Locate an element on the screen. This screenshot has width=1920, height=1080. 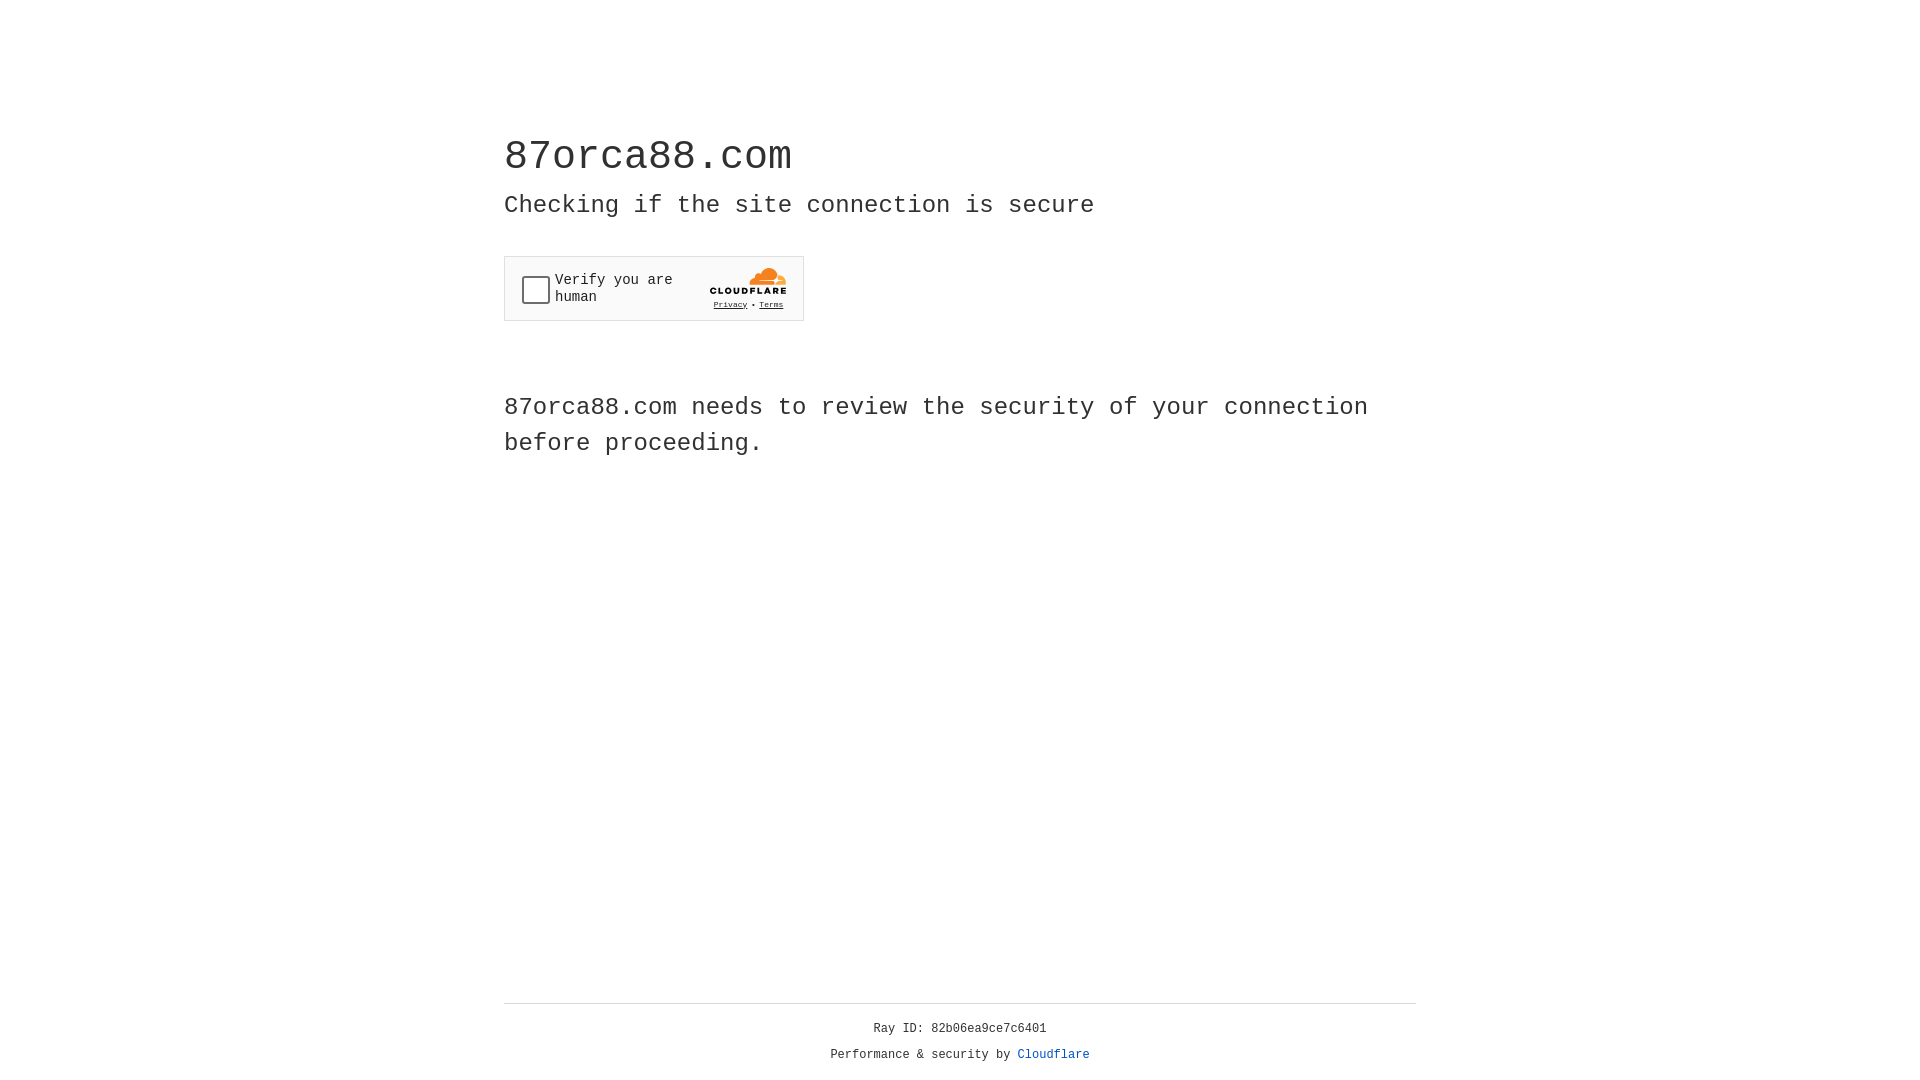
'Widget containing a Cloudflare security challenge' is located at coordinates (653, 288).